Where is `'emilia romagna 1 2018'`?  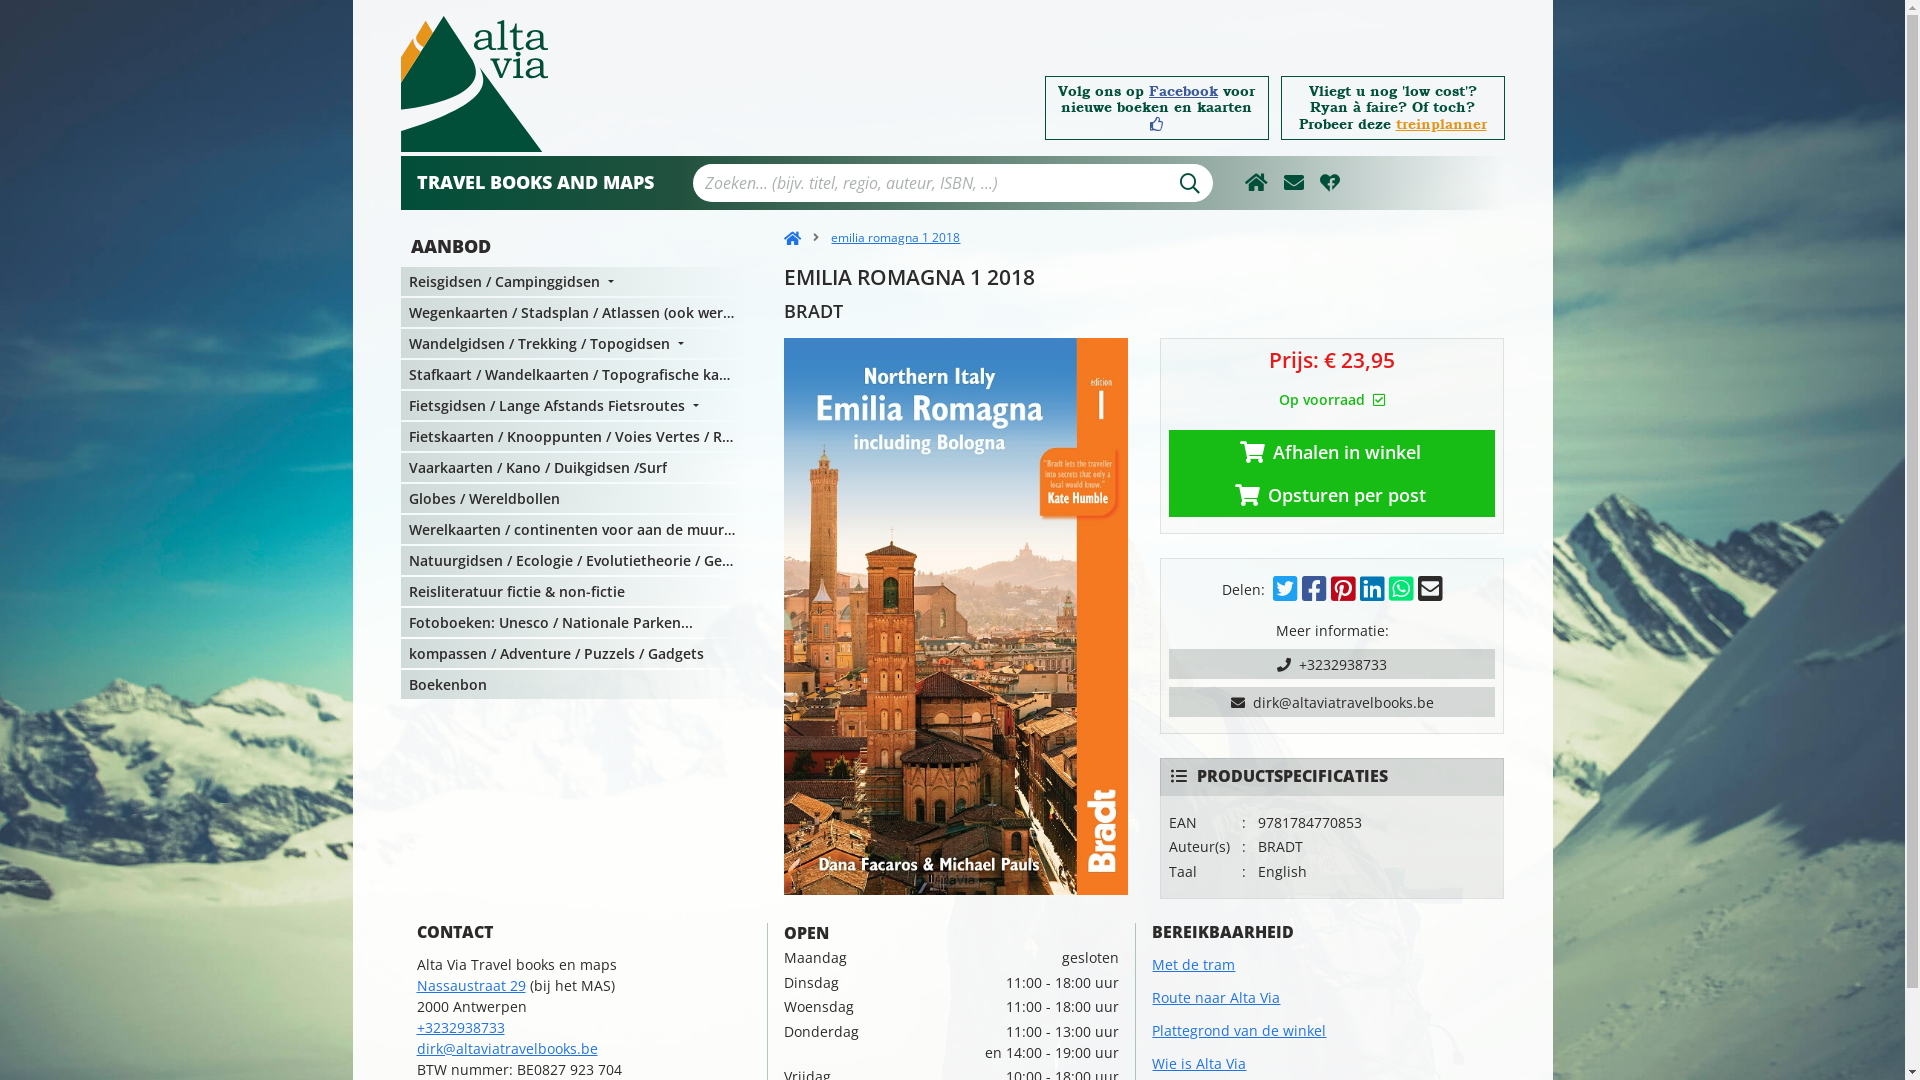
'emilia romagna 1 2018' is located at coordinates (801, 237).